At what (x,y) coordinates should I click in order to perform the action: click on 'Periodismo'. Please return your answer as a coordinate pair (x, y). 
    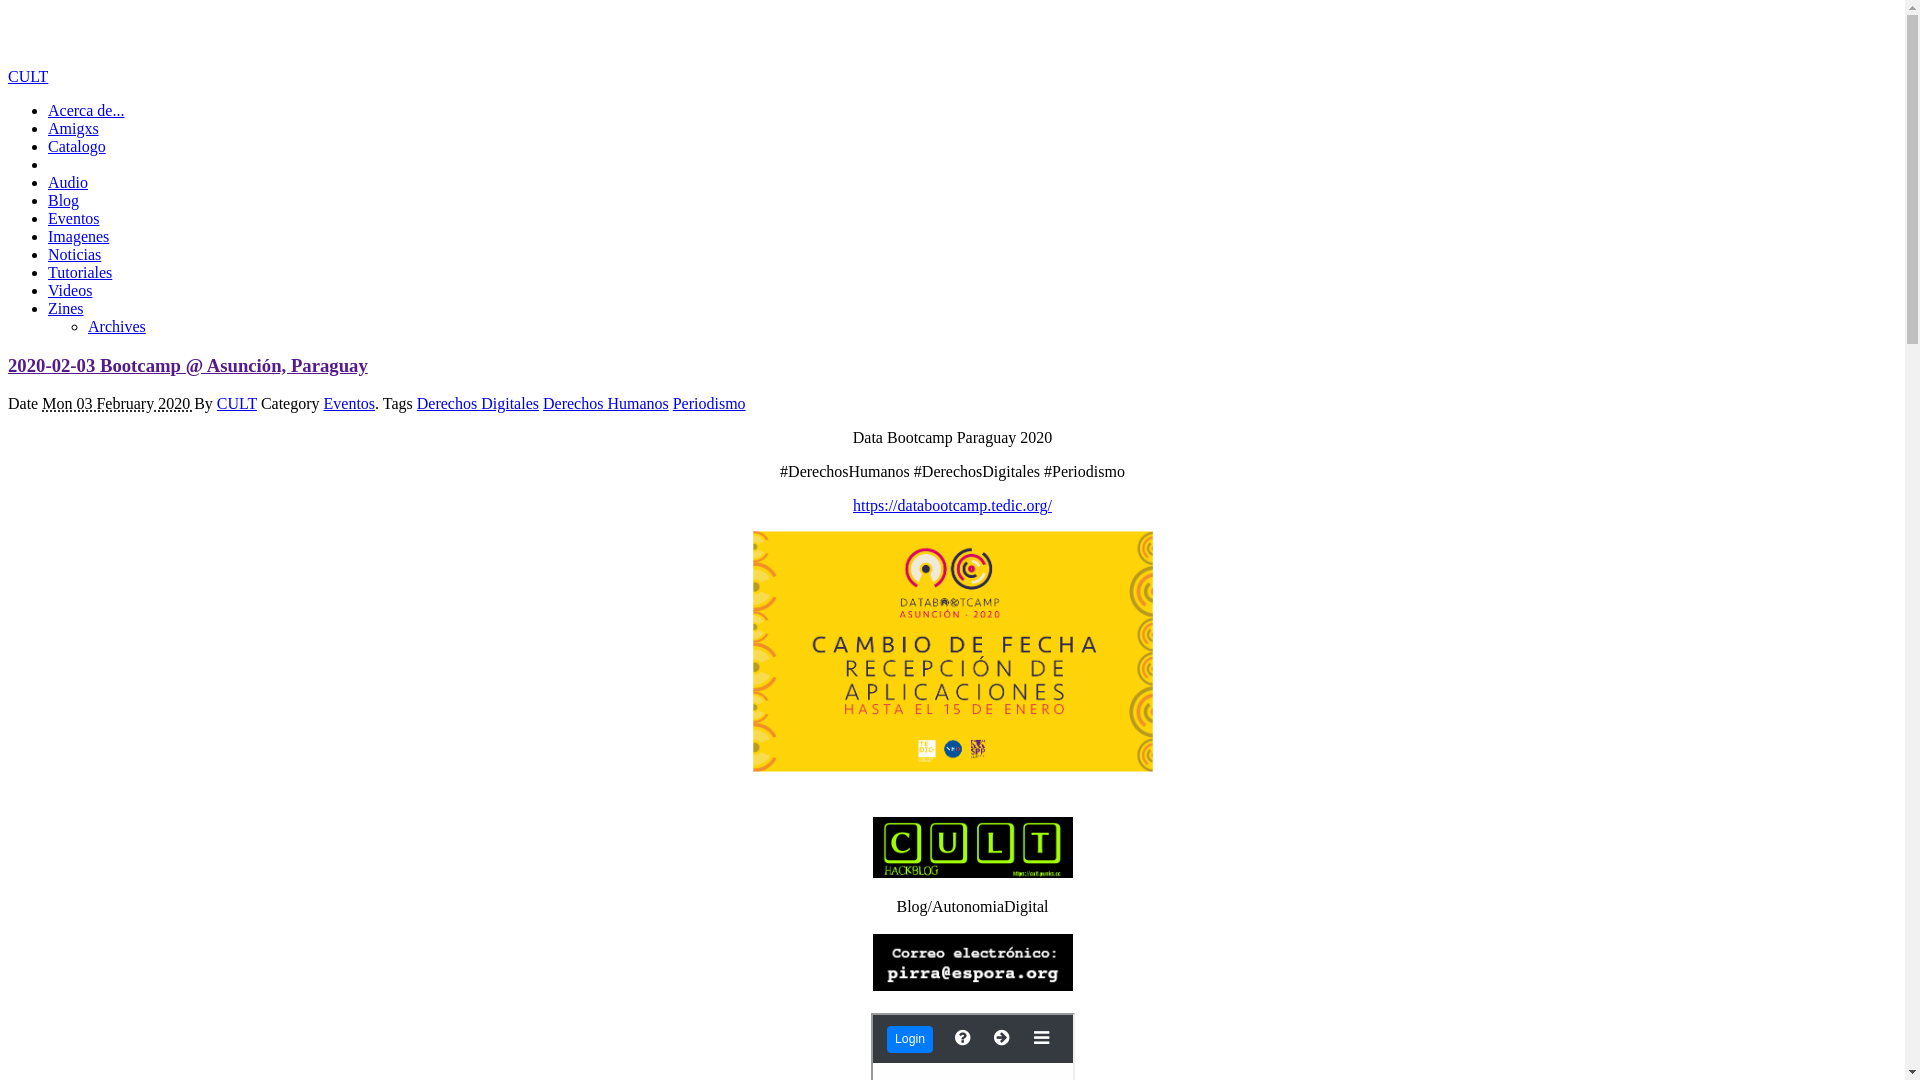
    Looking at the image, I should click on (709, 403).